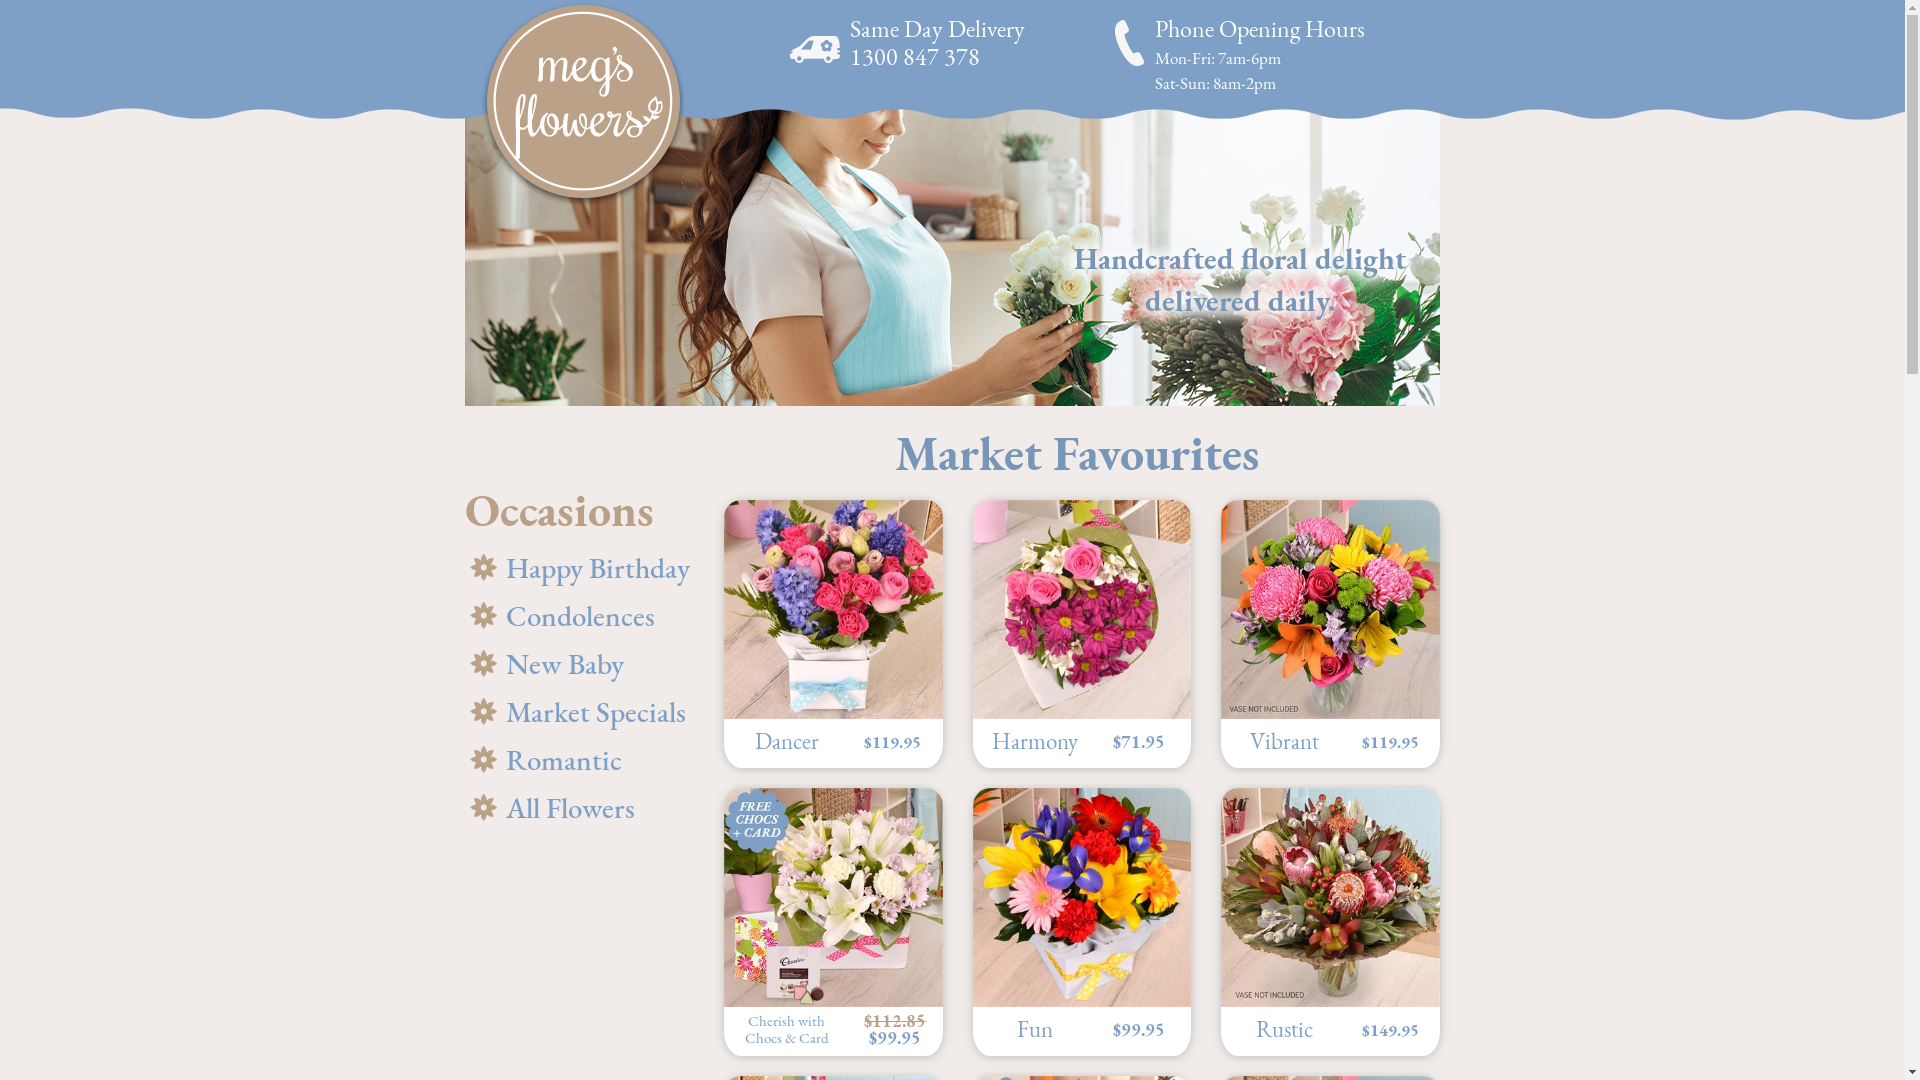 The width and height of the screenshot is (1920, 1080). What do you see at coordinates (464, 760) in the screenshot?
I see `'Romantic'` at bounding box center [464, 760].